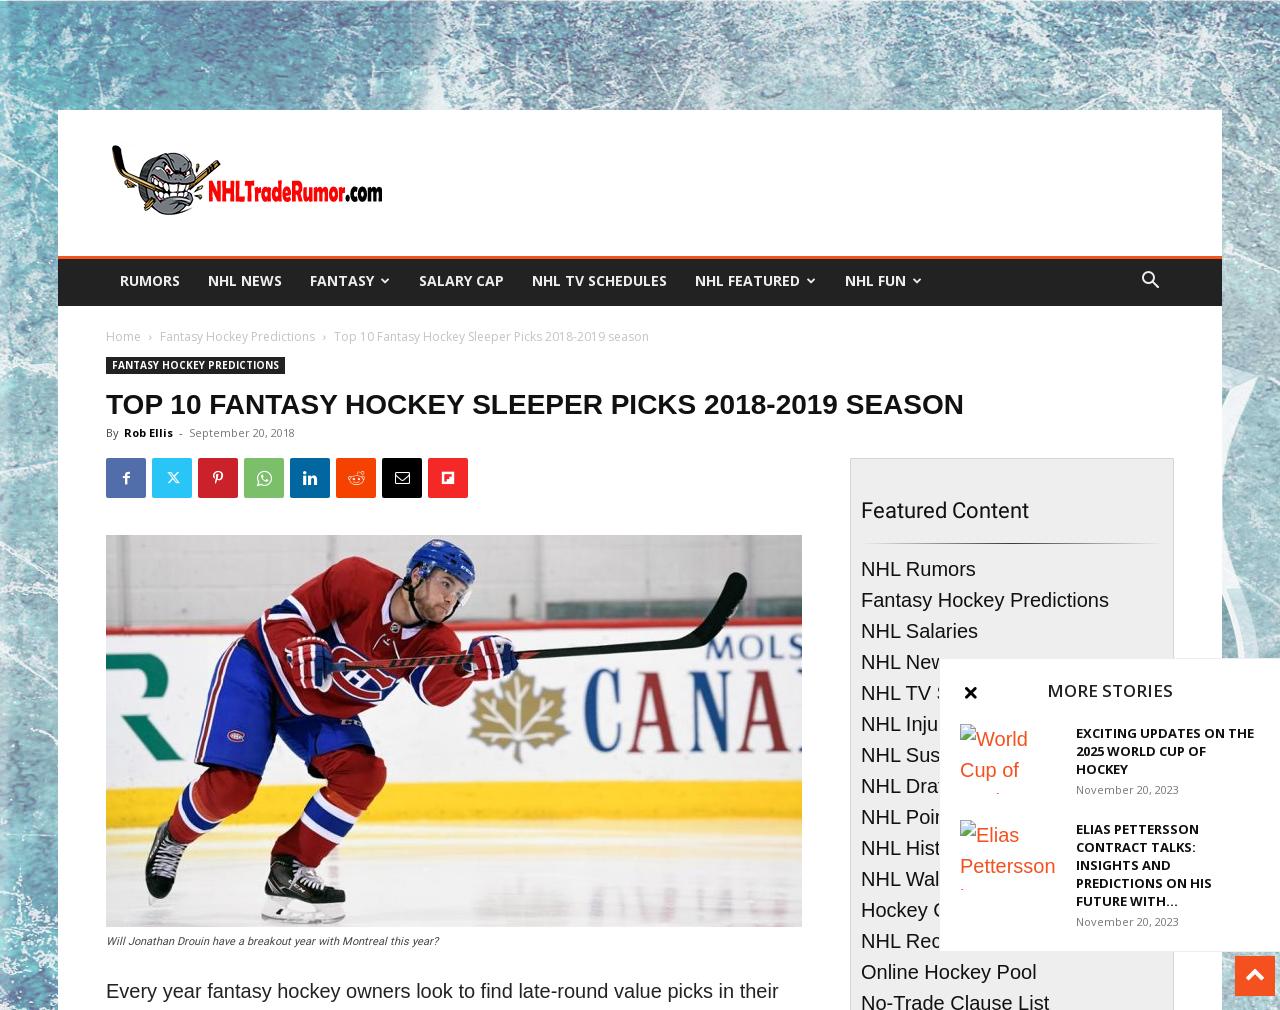 The height and width of the screenshot is (1010, 1280). What do you see at coordinates (179, 432) in the screenshot?
I see `'-'` at bounding box center [179, 432].